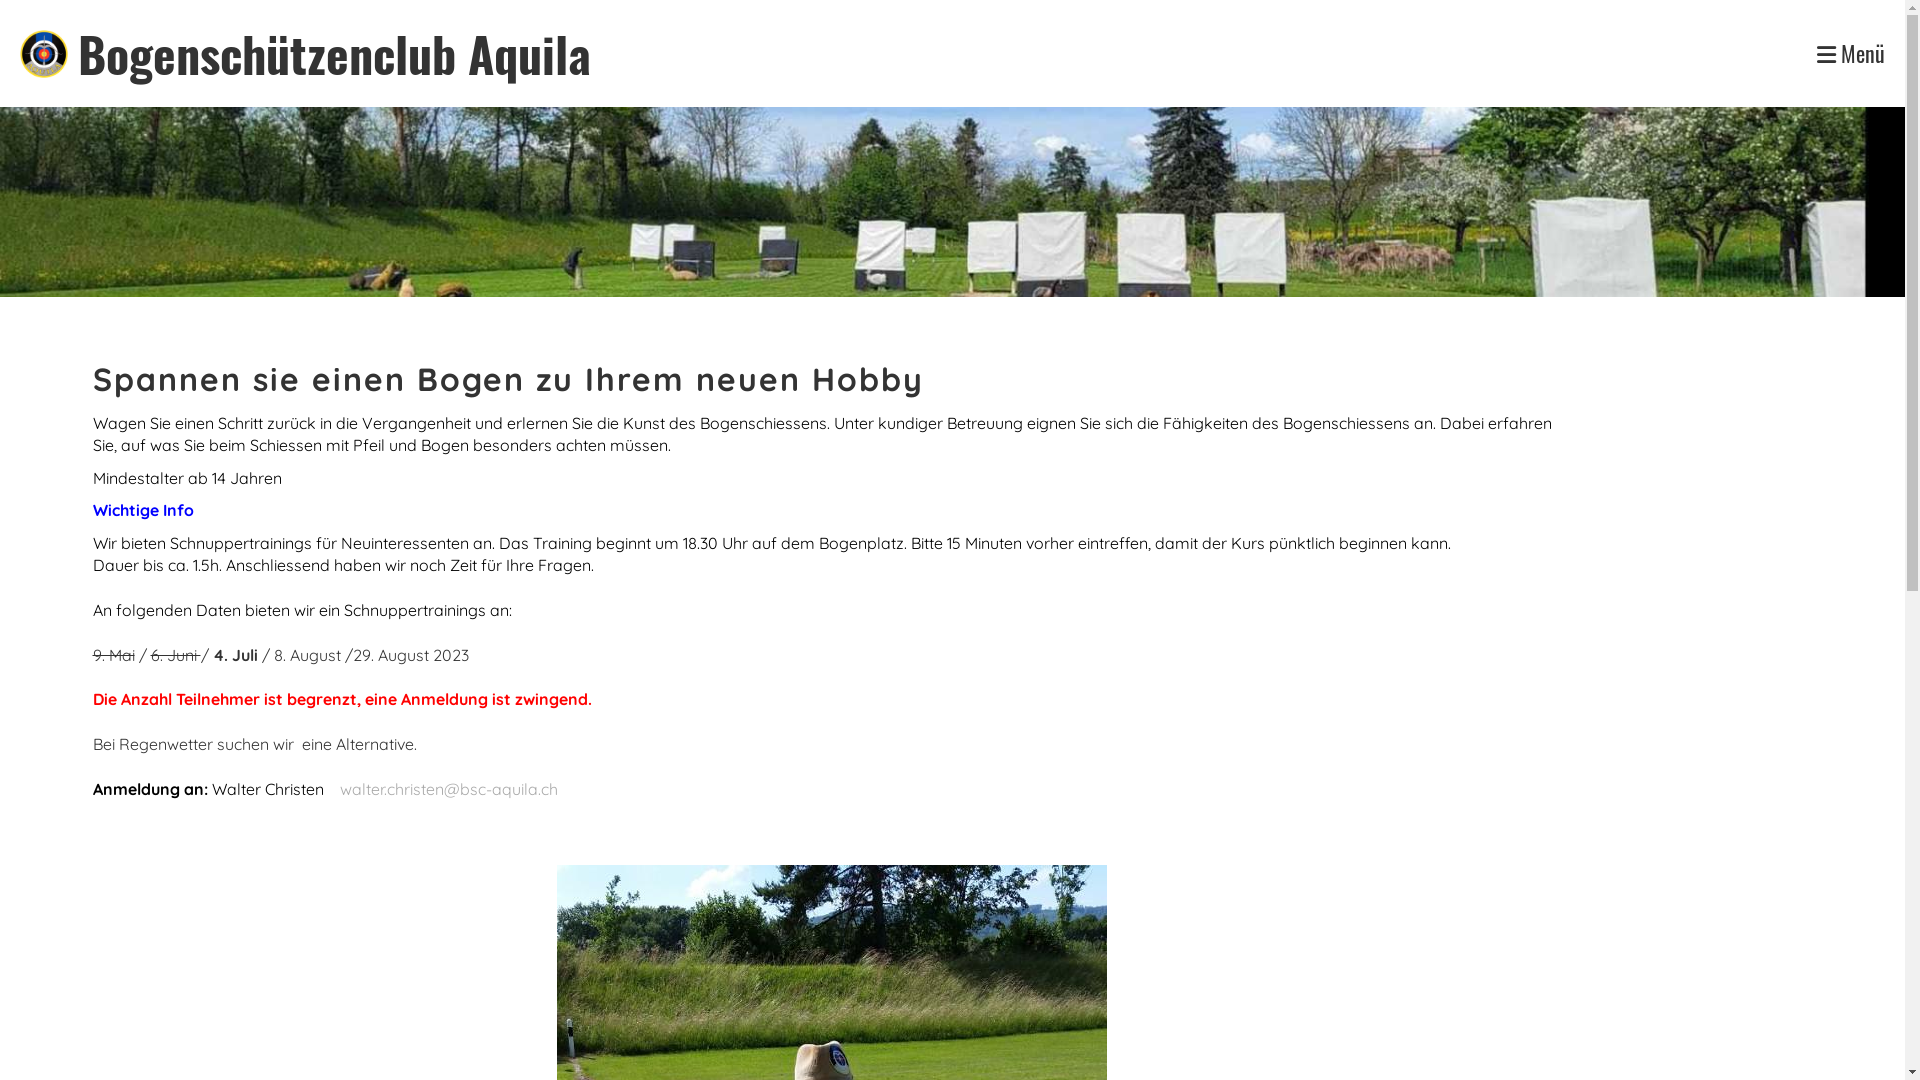 The image size is (1920, 1080). Describe the element at coordinates (448, 788) in the screenshot. I see `'walter.christen@bsc-aquila.ch'` at that location.